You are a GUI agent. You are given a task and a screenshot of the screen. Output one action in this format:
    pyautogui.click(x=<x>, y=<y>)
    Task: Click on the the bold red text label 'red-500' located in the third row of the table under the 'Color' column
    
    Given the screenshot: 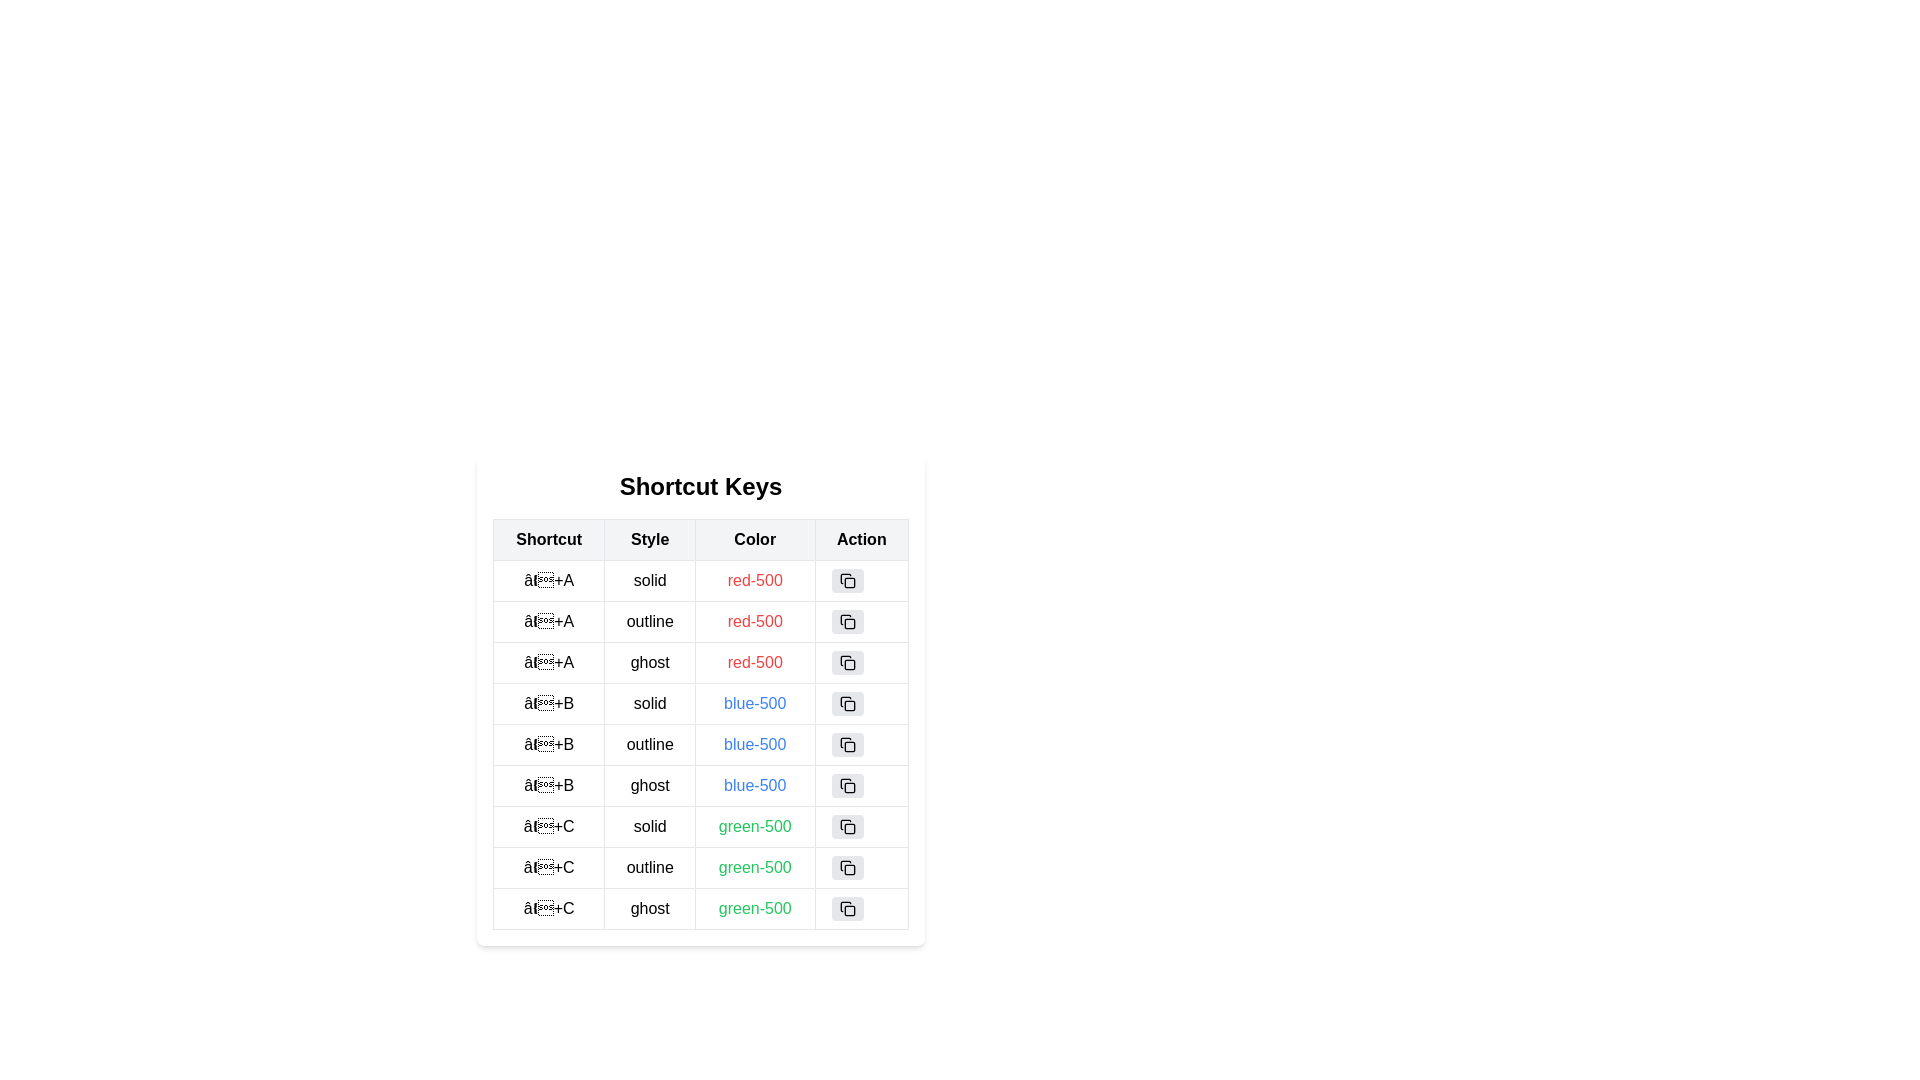 What is the action you would take?
    pyautogui.click(x=754, y=663)
    